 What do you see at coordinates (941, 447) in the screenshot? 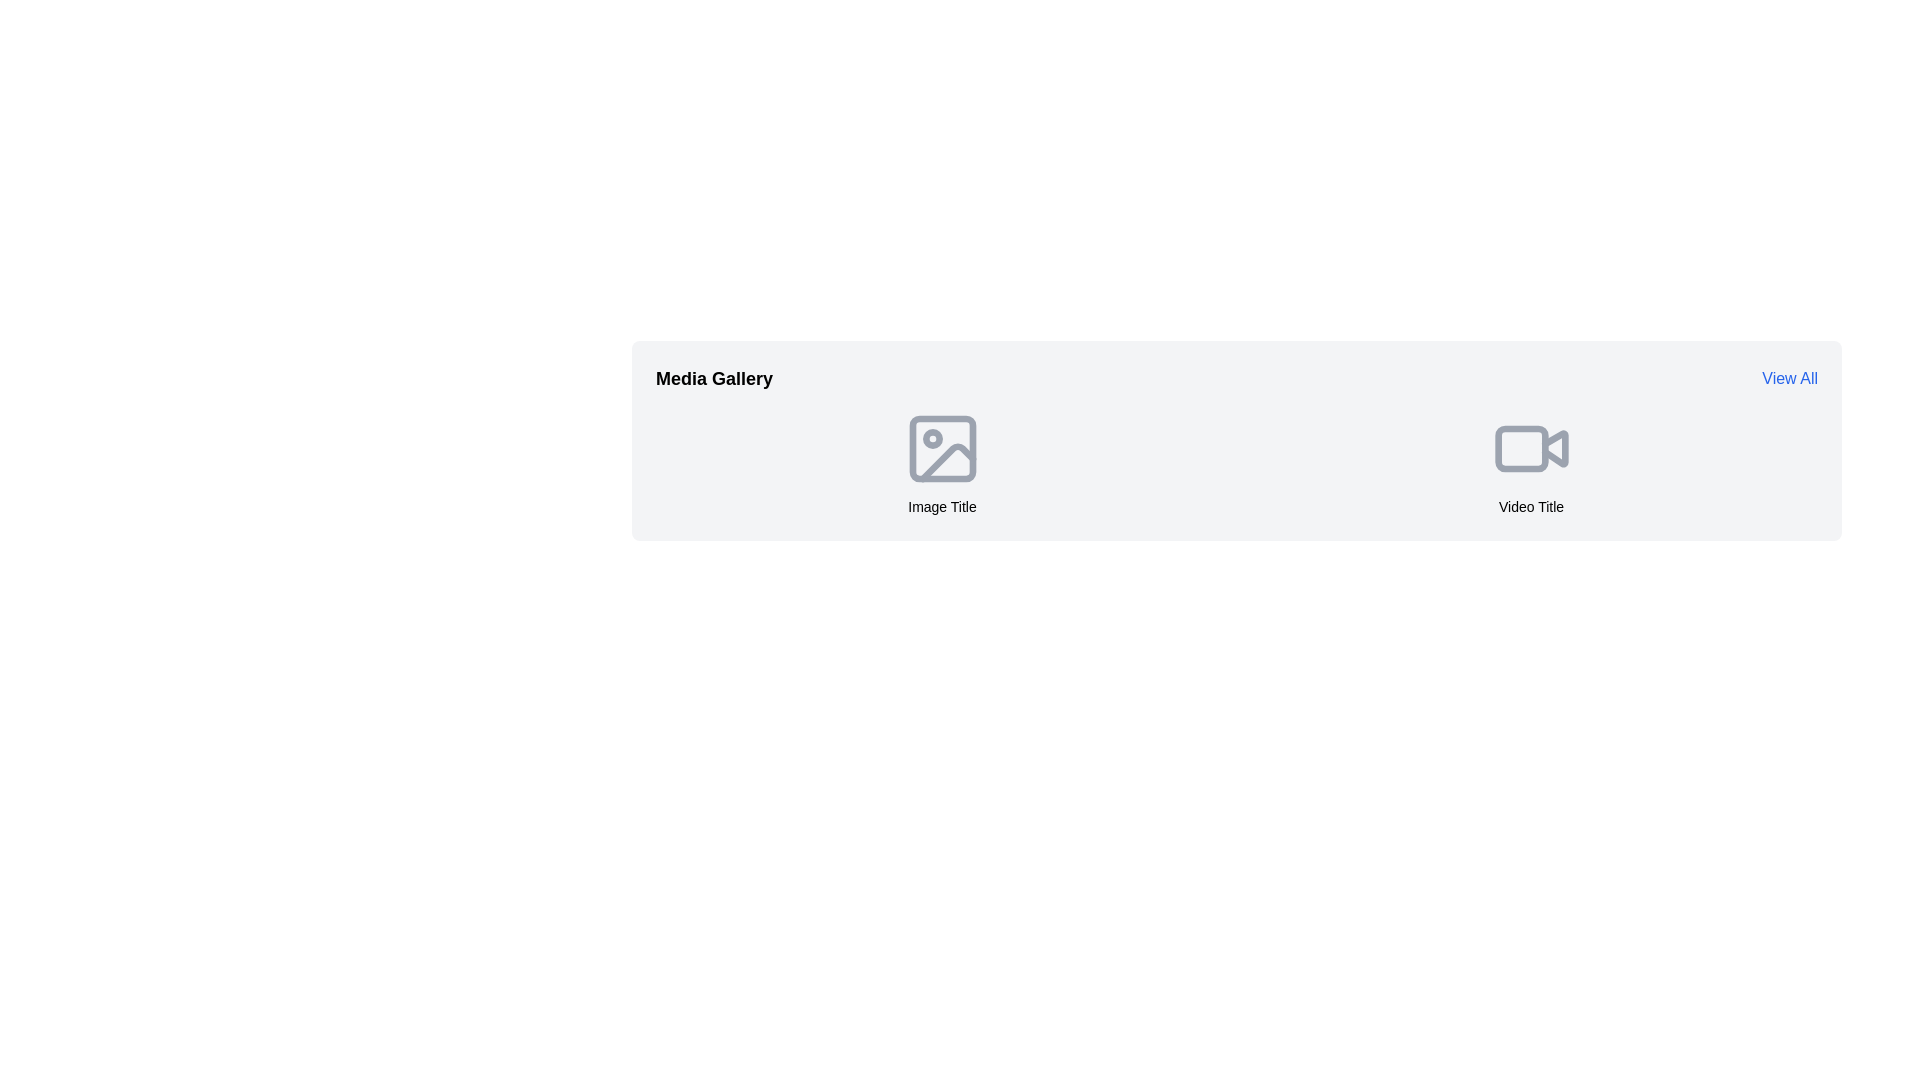
I see `the smaller rectangle SVG sub-component within the image icon located in the 'Media Gallery' section as part of the larger icon` at bounding box center [941, 447].